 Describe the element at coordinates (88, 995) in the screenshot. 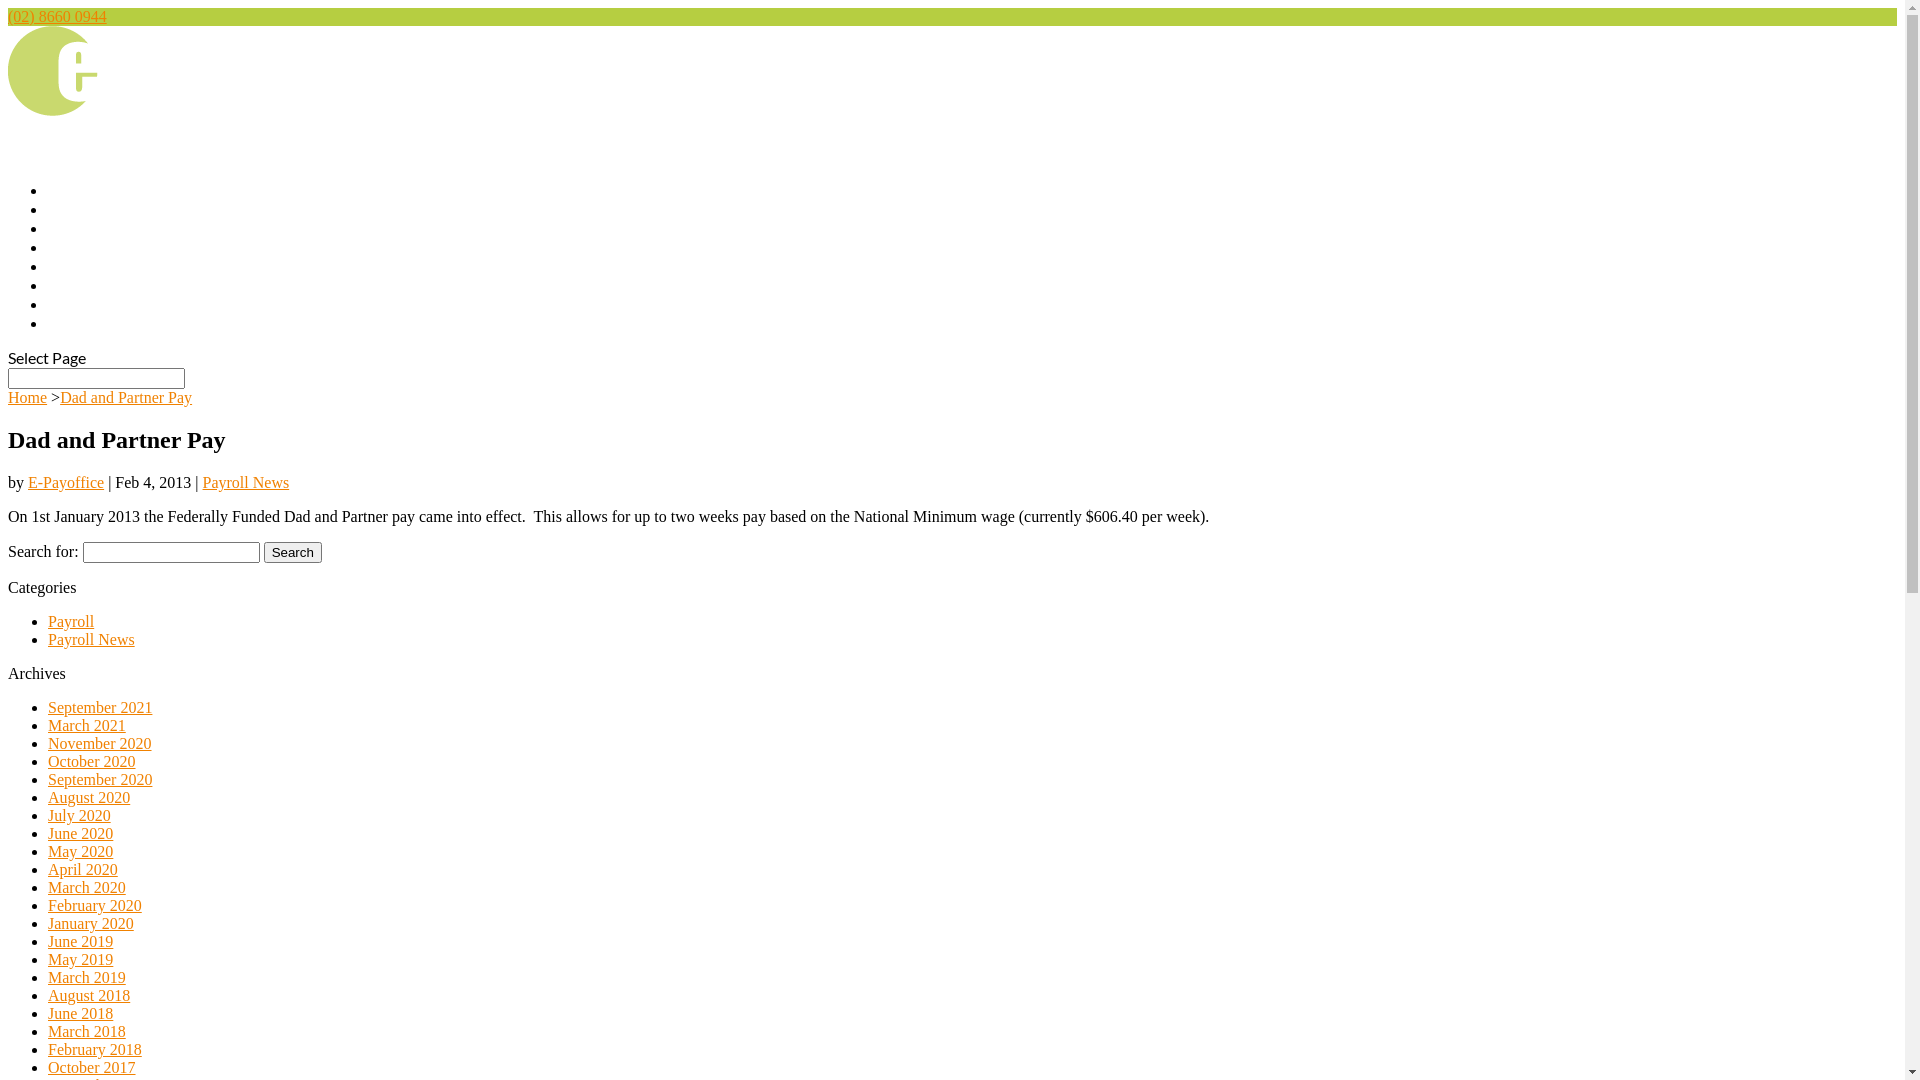

I see `'August 2018'` at that location.